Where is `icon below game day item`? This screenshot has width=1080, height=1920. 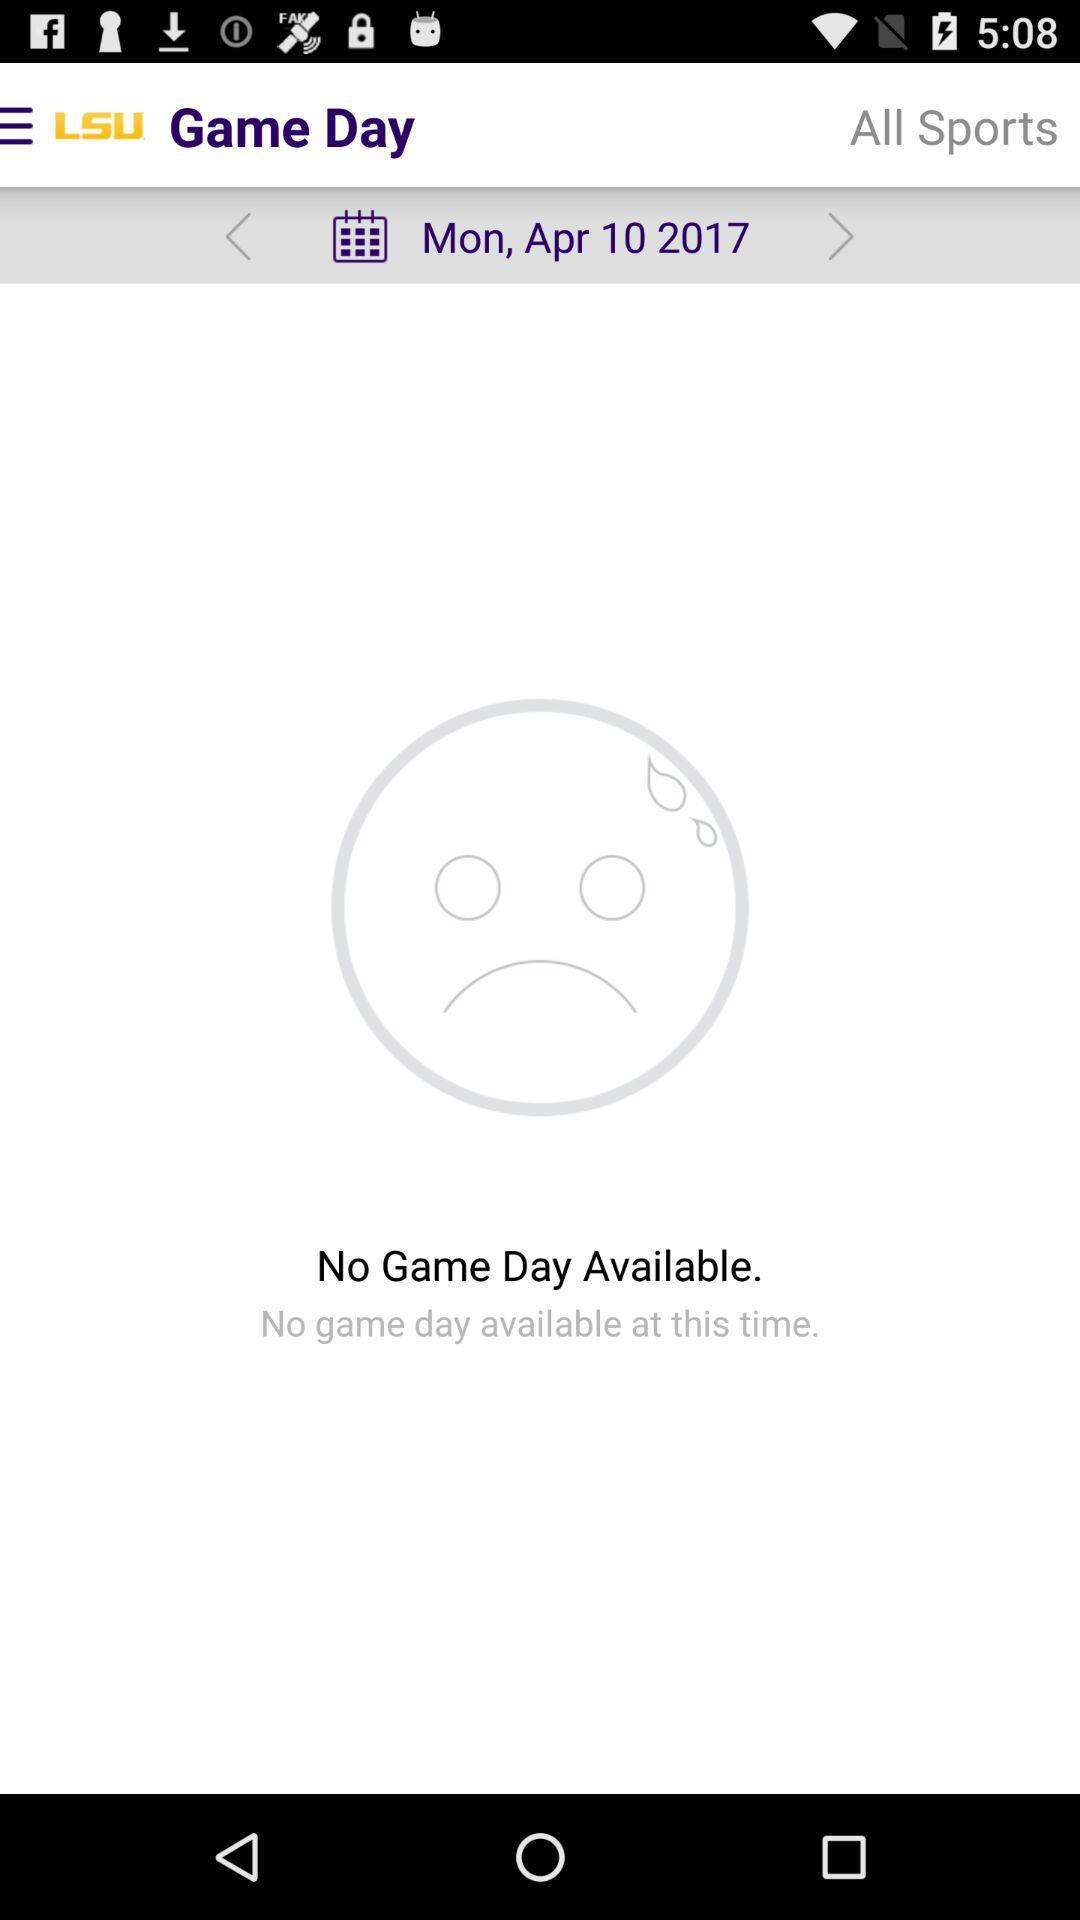
icon below game day item is located at coordinates (237, 236).